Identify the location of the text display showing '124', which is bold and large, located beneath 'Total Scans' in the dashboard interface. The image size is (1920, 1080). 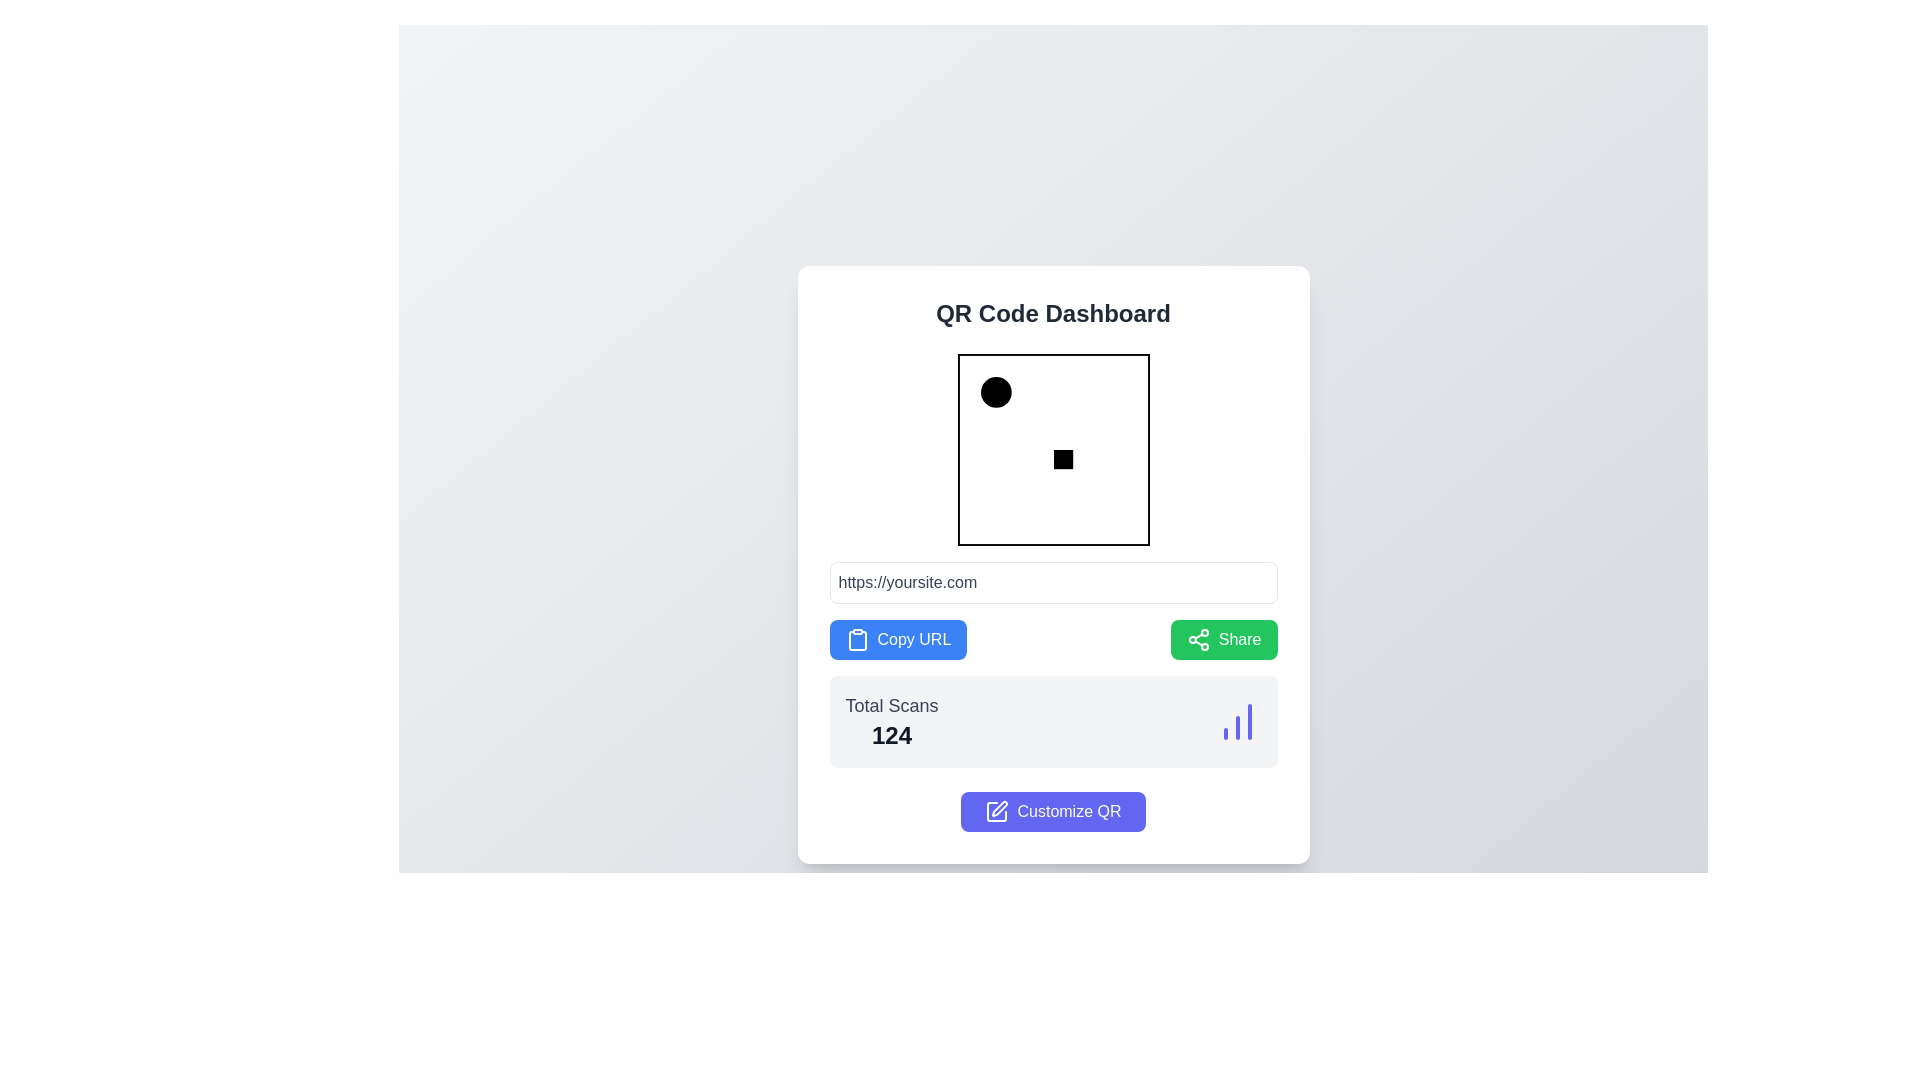
(891, 736).